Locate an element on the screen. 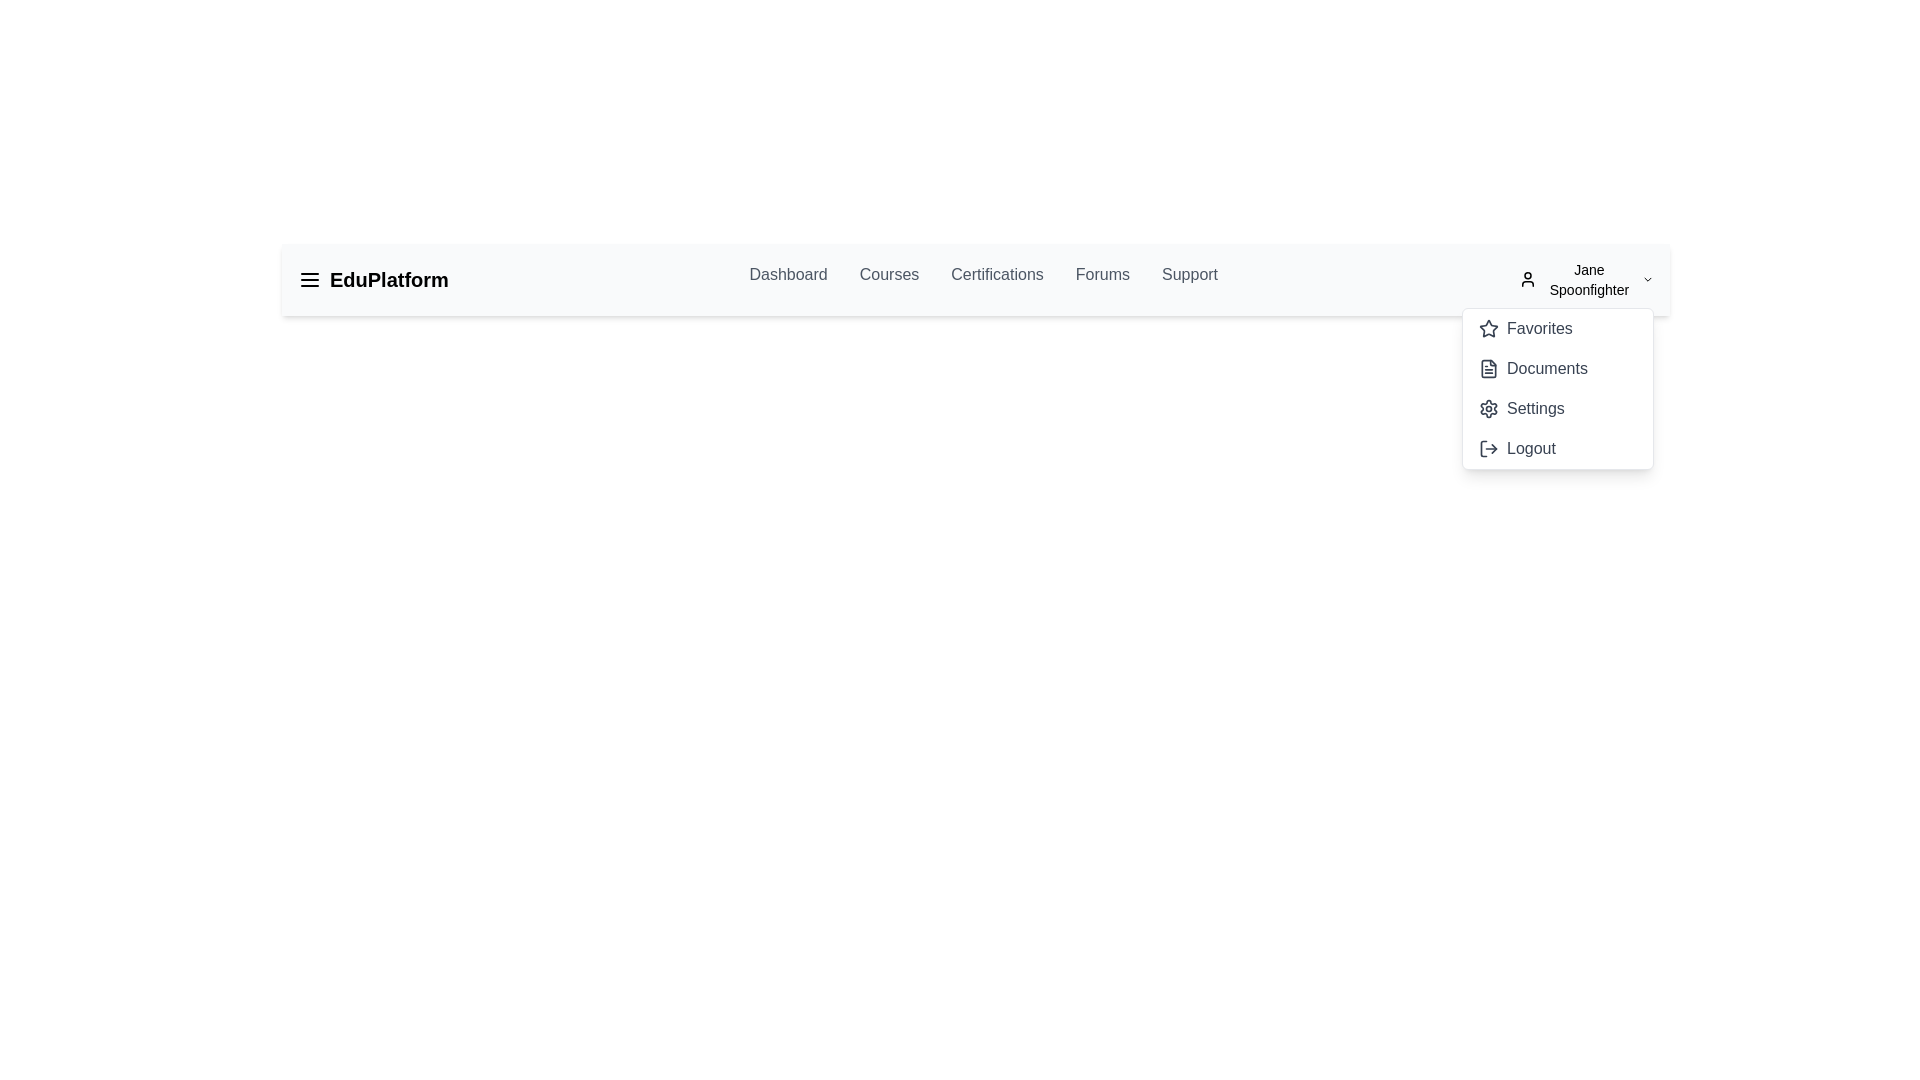  the text label identifying the platform or application name in the navigation bar by moving the cursor to its center point is located at coordinates (389, 280).